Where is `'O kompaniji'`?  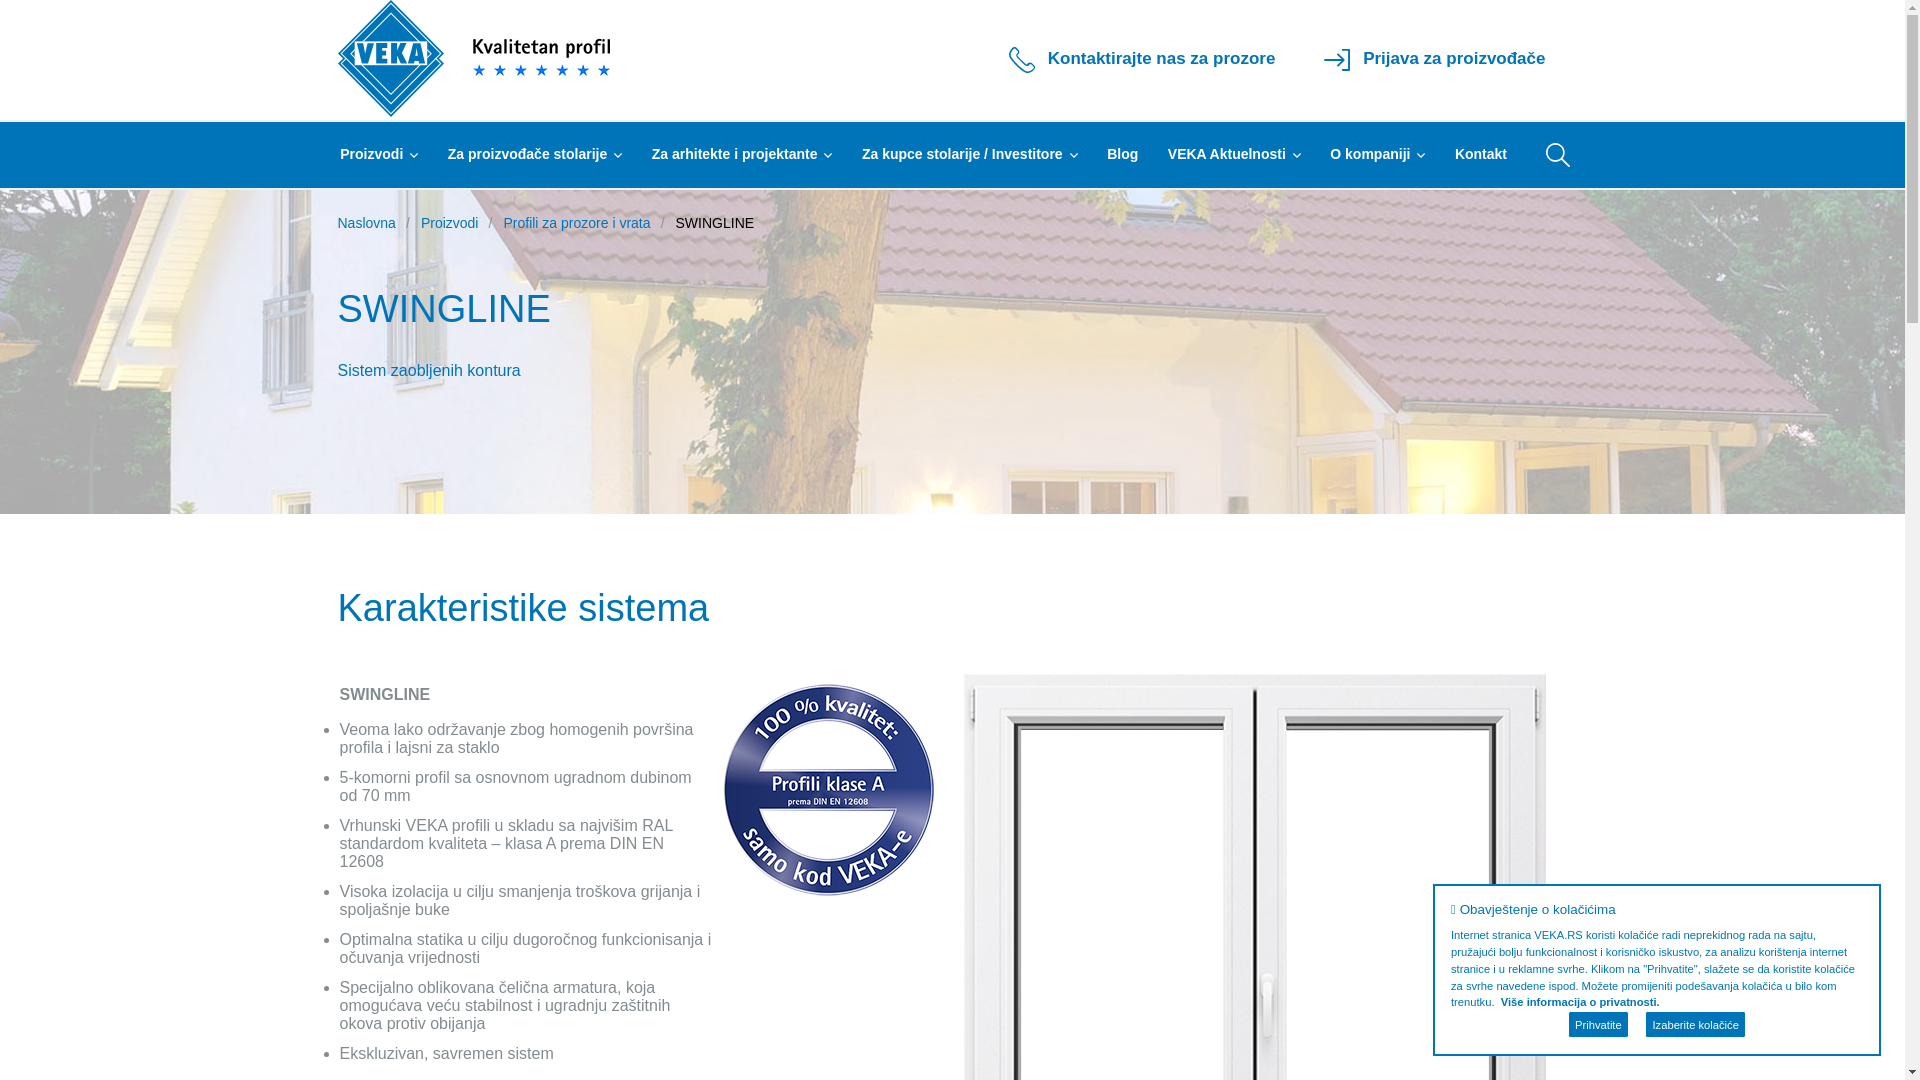 'O kompaniji' is located at coordinates (1376, 154).